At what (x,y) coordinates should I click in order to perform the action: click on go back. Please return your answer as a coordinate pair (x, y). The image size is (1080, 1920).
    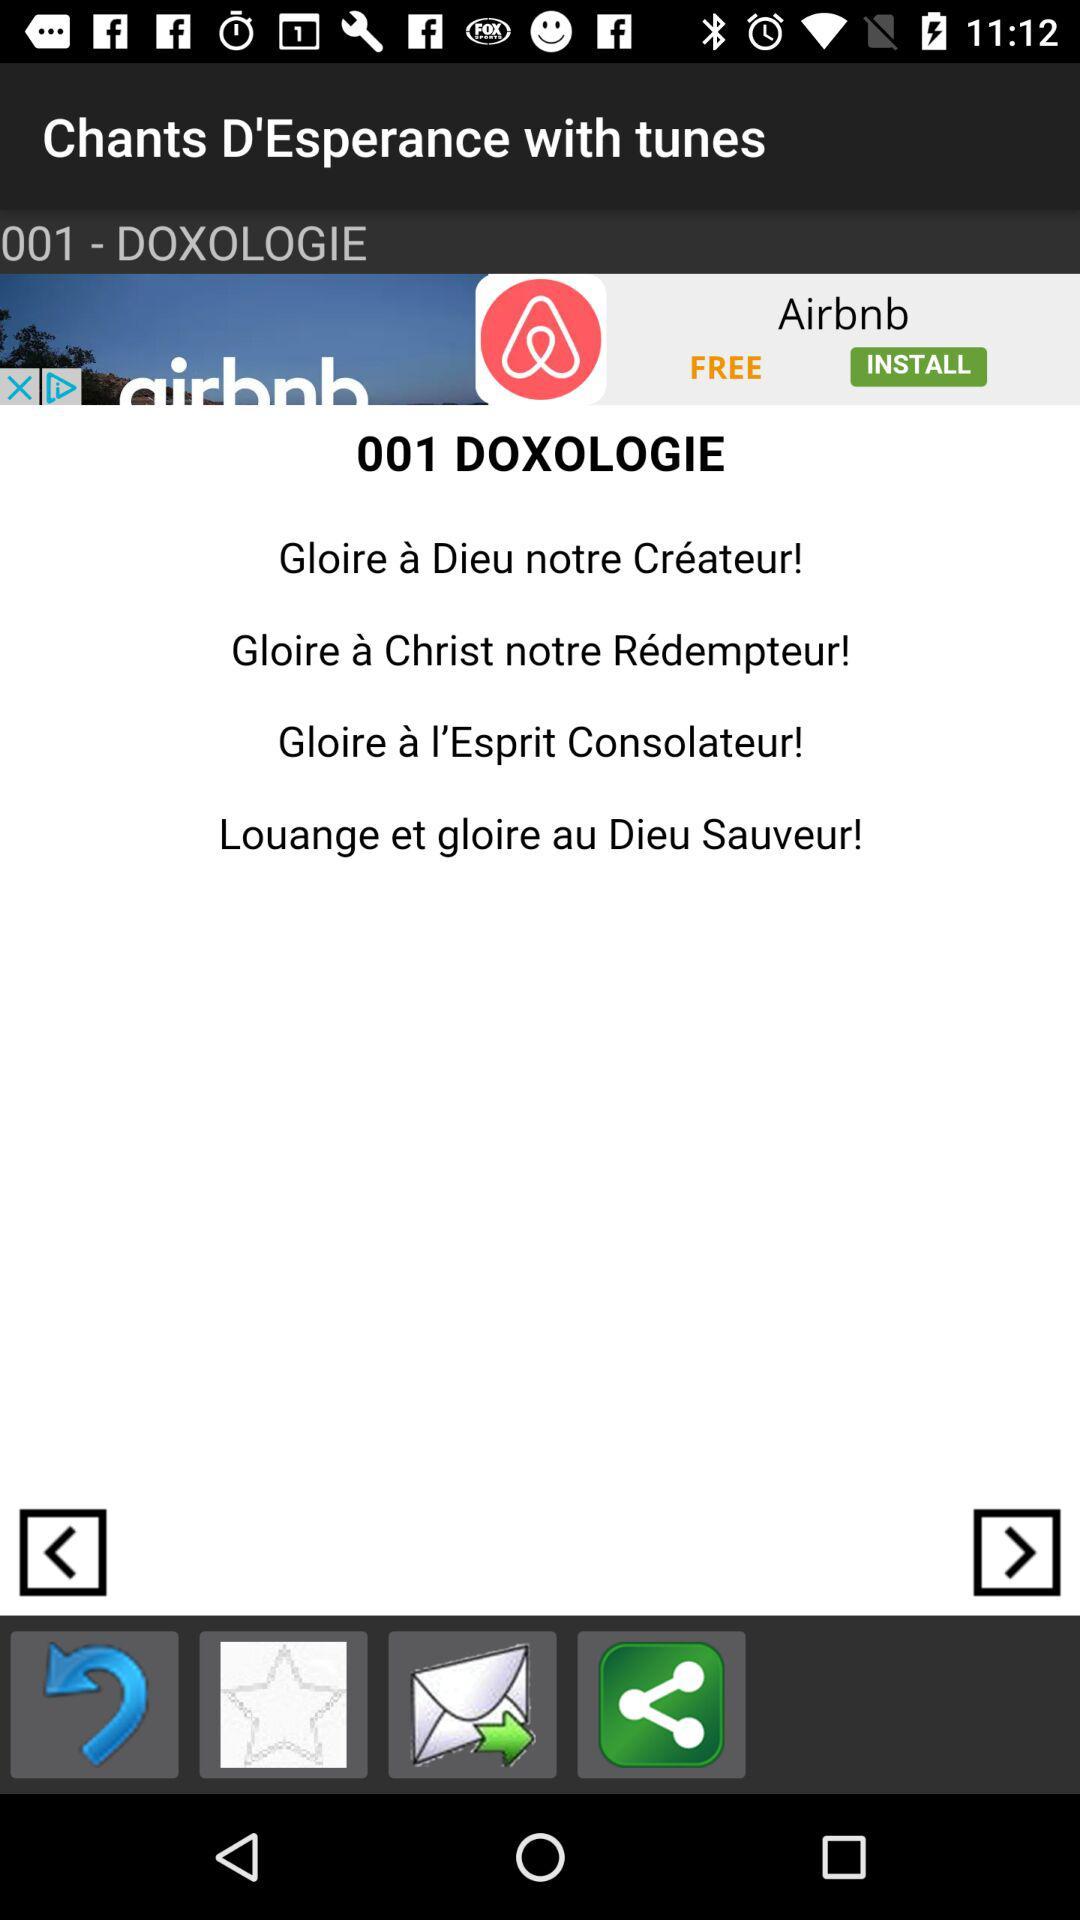
    Looking at the image, I should click on (61, 1551).